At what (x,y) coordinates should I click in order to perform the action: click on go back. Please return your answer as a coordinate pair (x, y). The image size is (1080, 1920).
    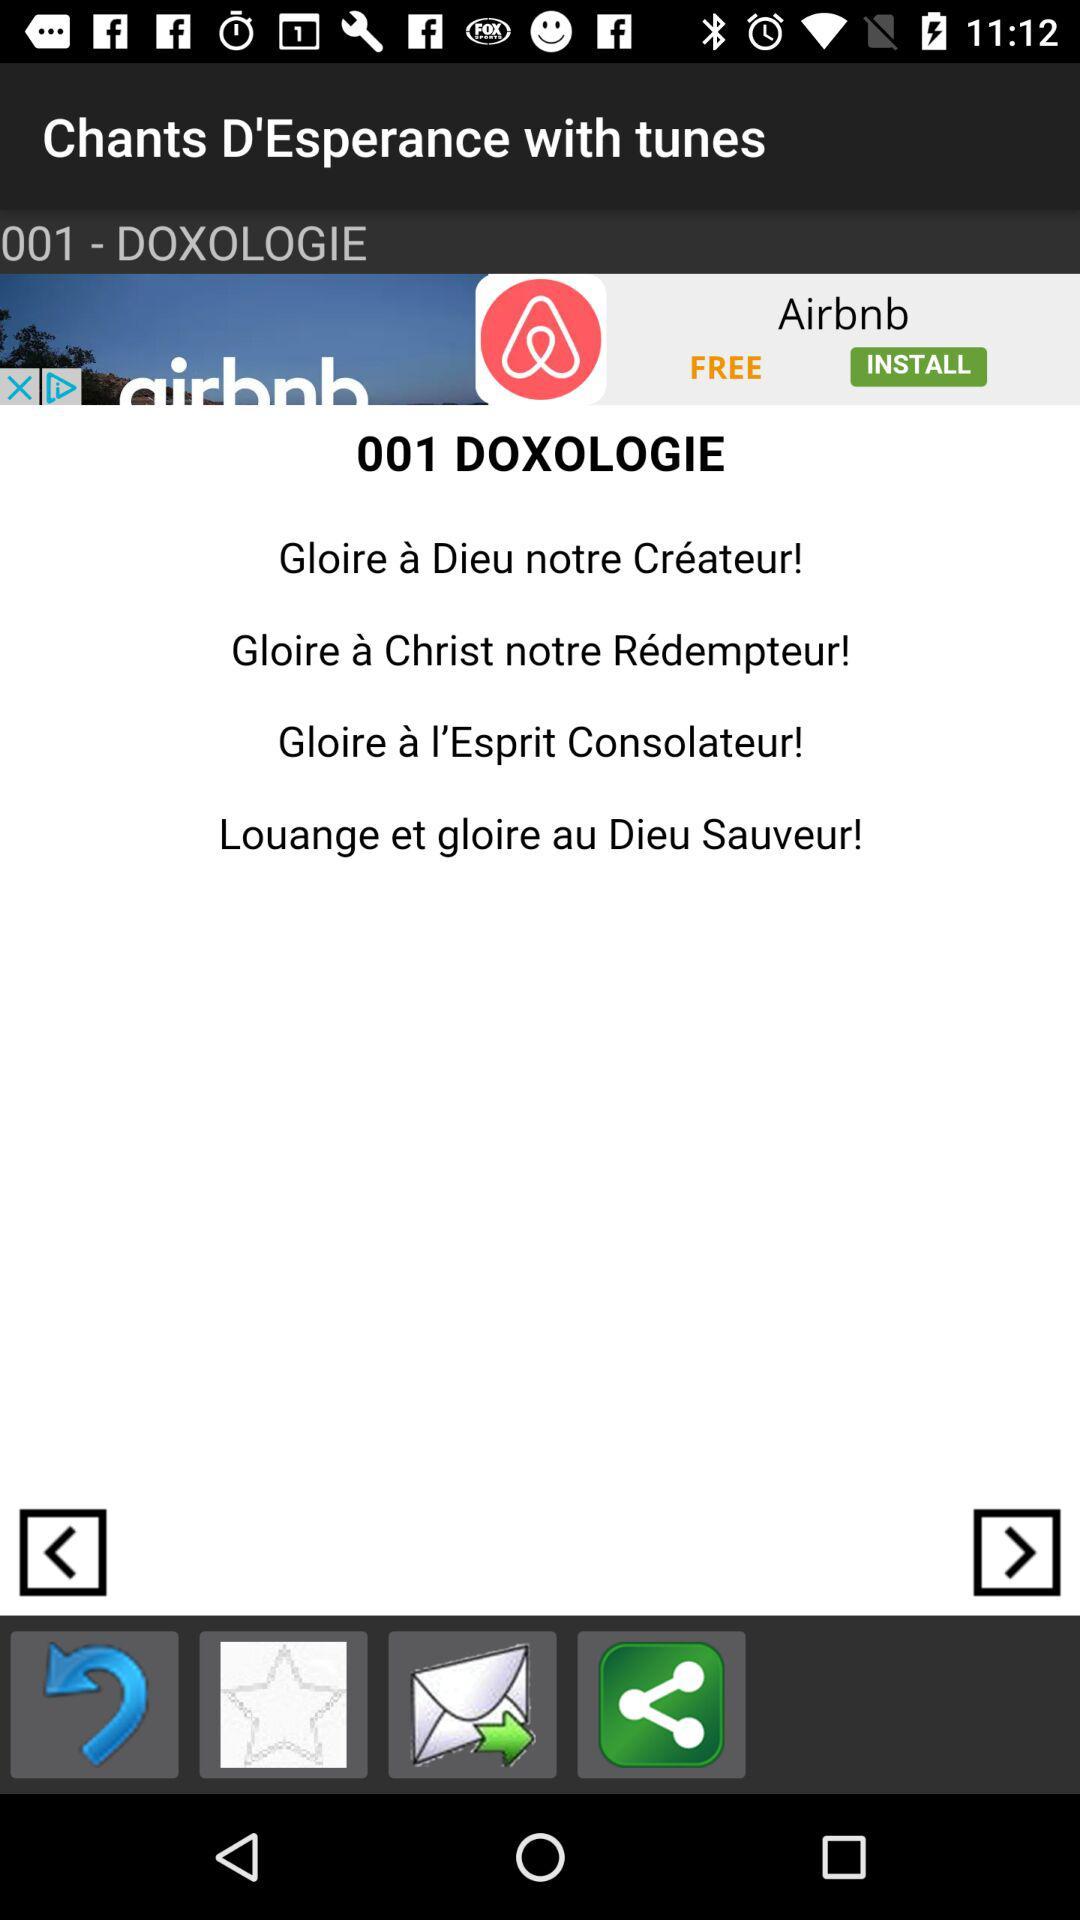
    Looking at the image, I should click on (61, 1551).